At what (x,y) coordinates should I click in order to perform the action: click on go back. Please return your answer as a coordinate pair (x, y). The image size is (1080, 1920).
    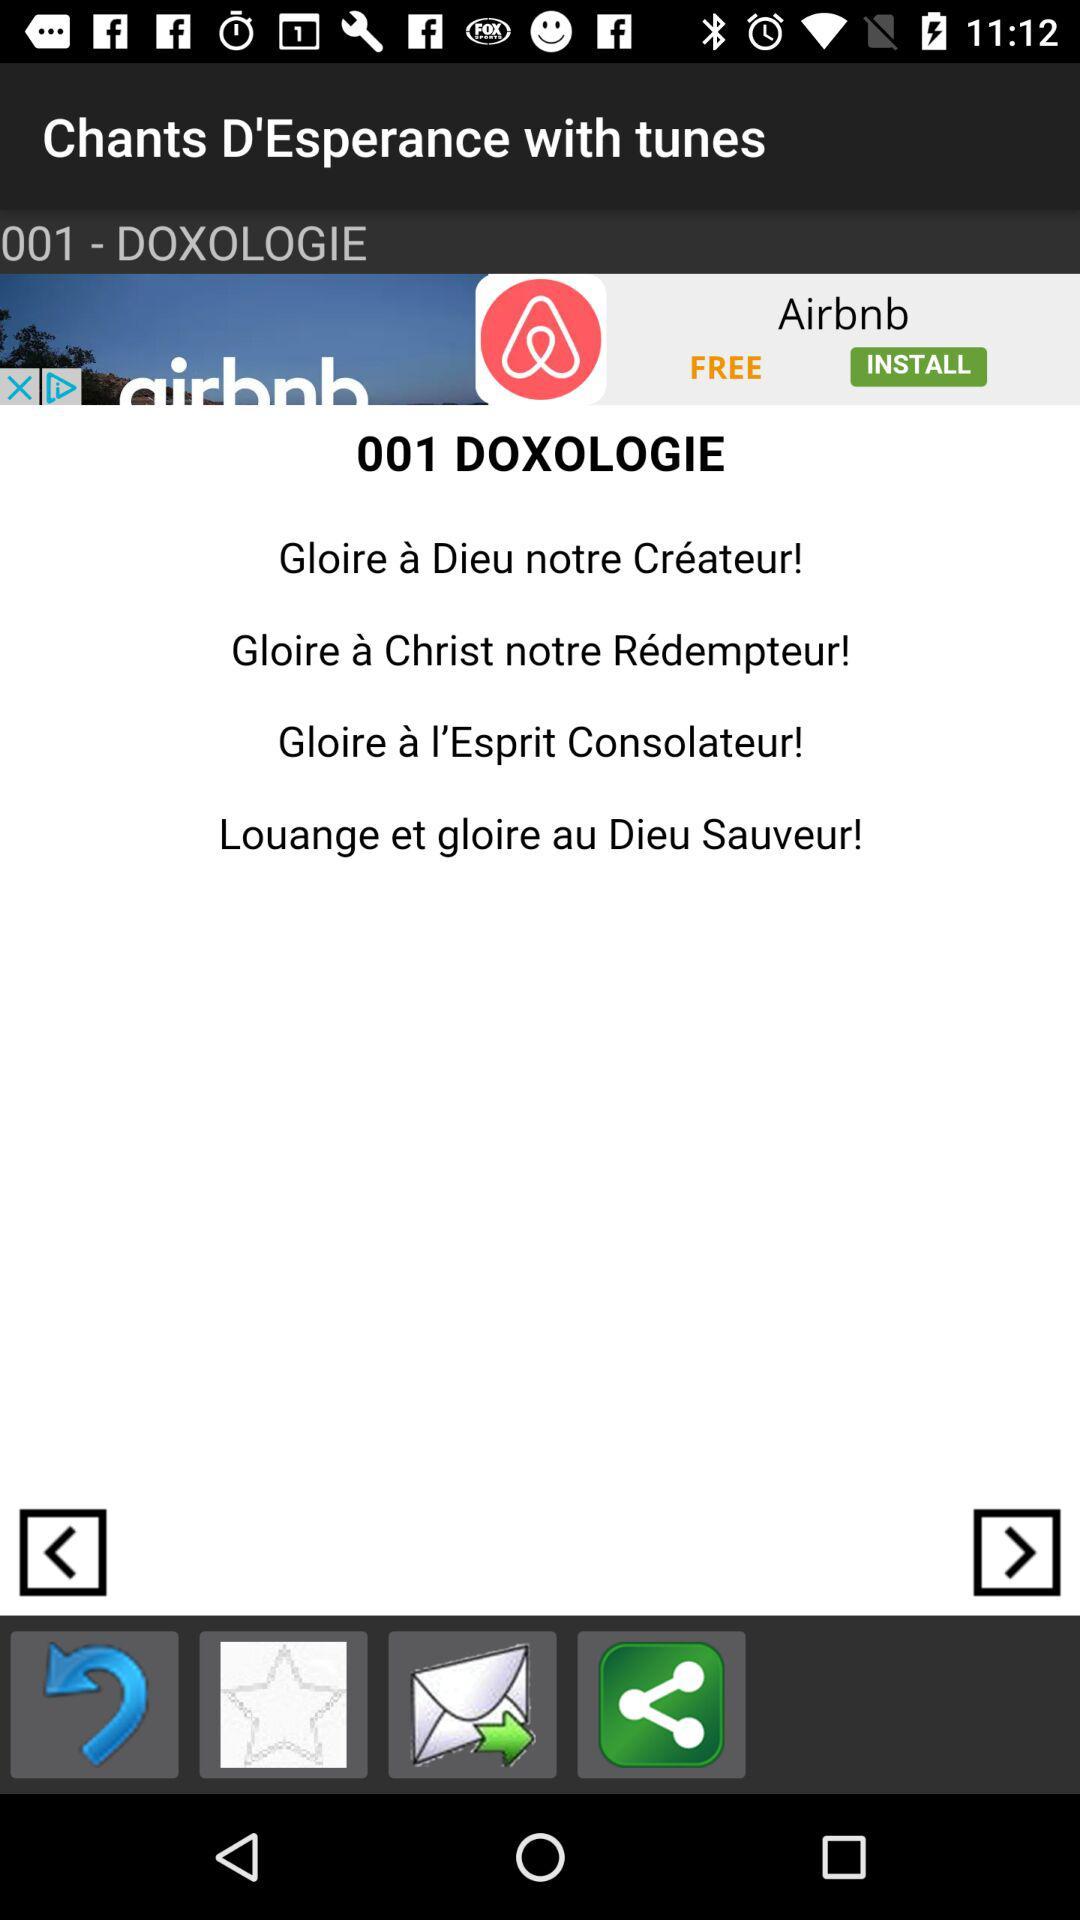
    Looking at the image, I should click on (61, 1551).